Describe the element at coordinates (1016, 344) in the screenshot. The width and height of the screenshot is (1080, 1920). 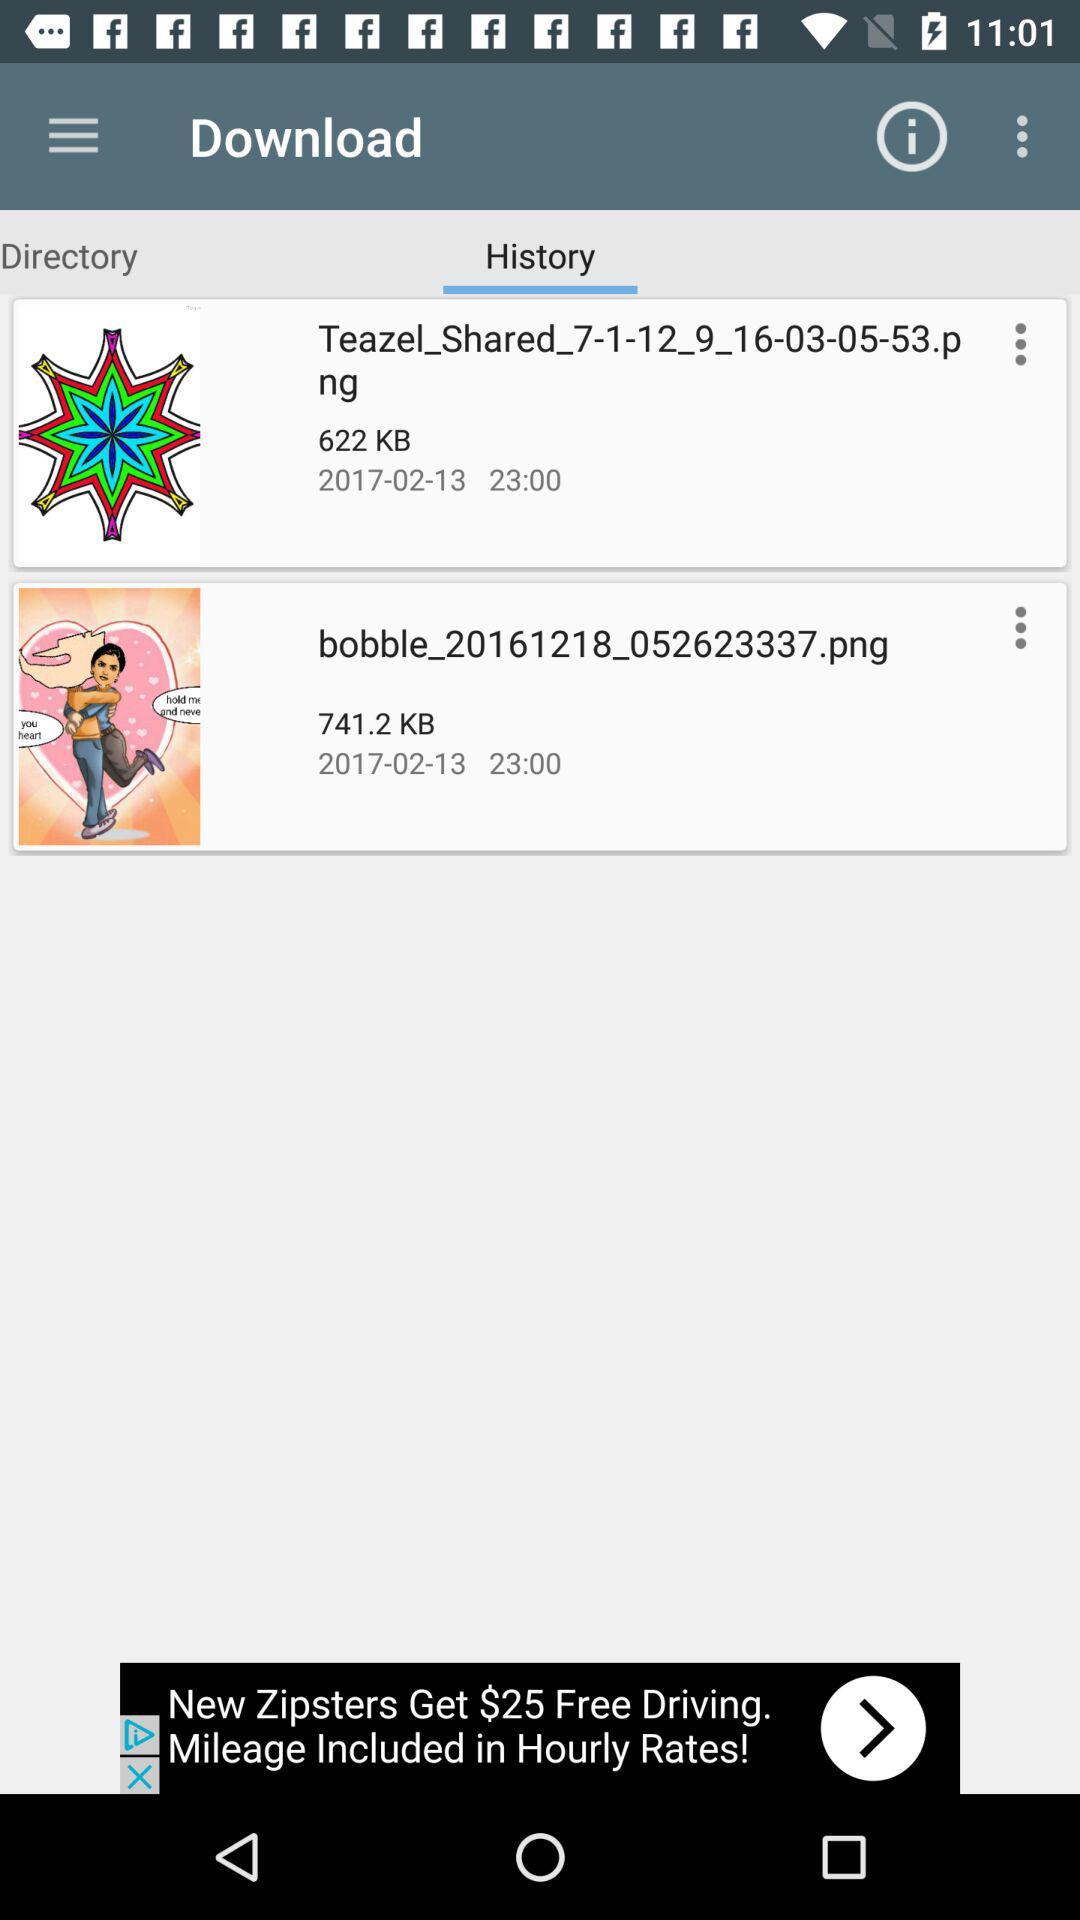
I see `setting the option` at that location.